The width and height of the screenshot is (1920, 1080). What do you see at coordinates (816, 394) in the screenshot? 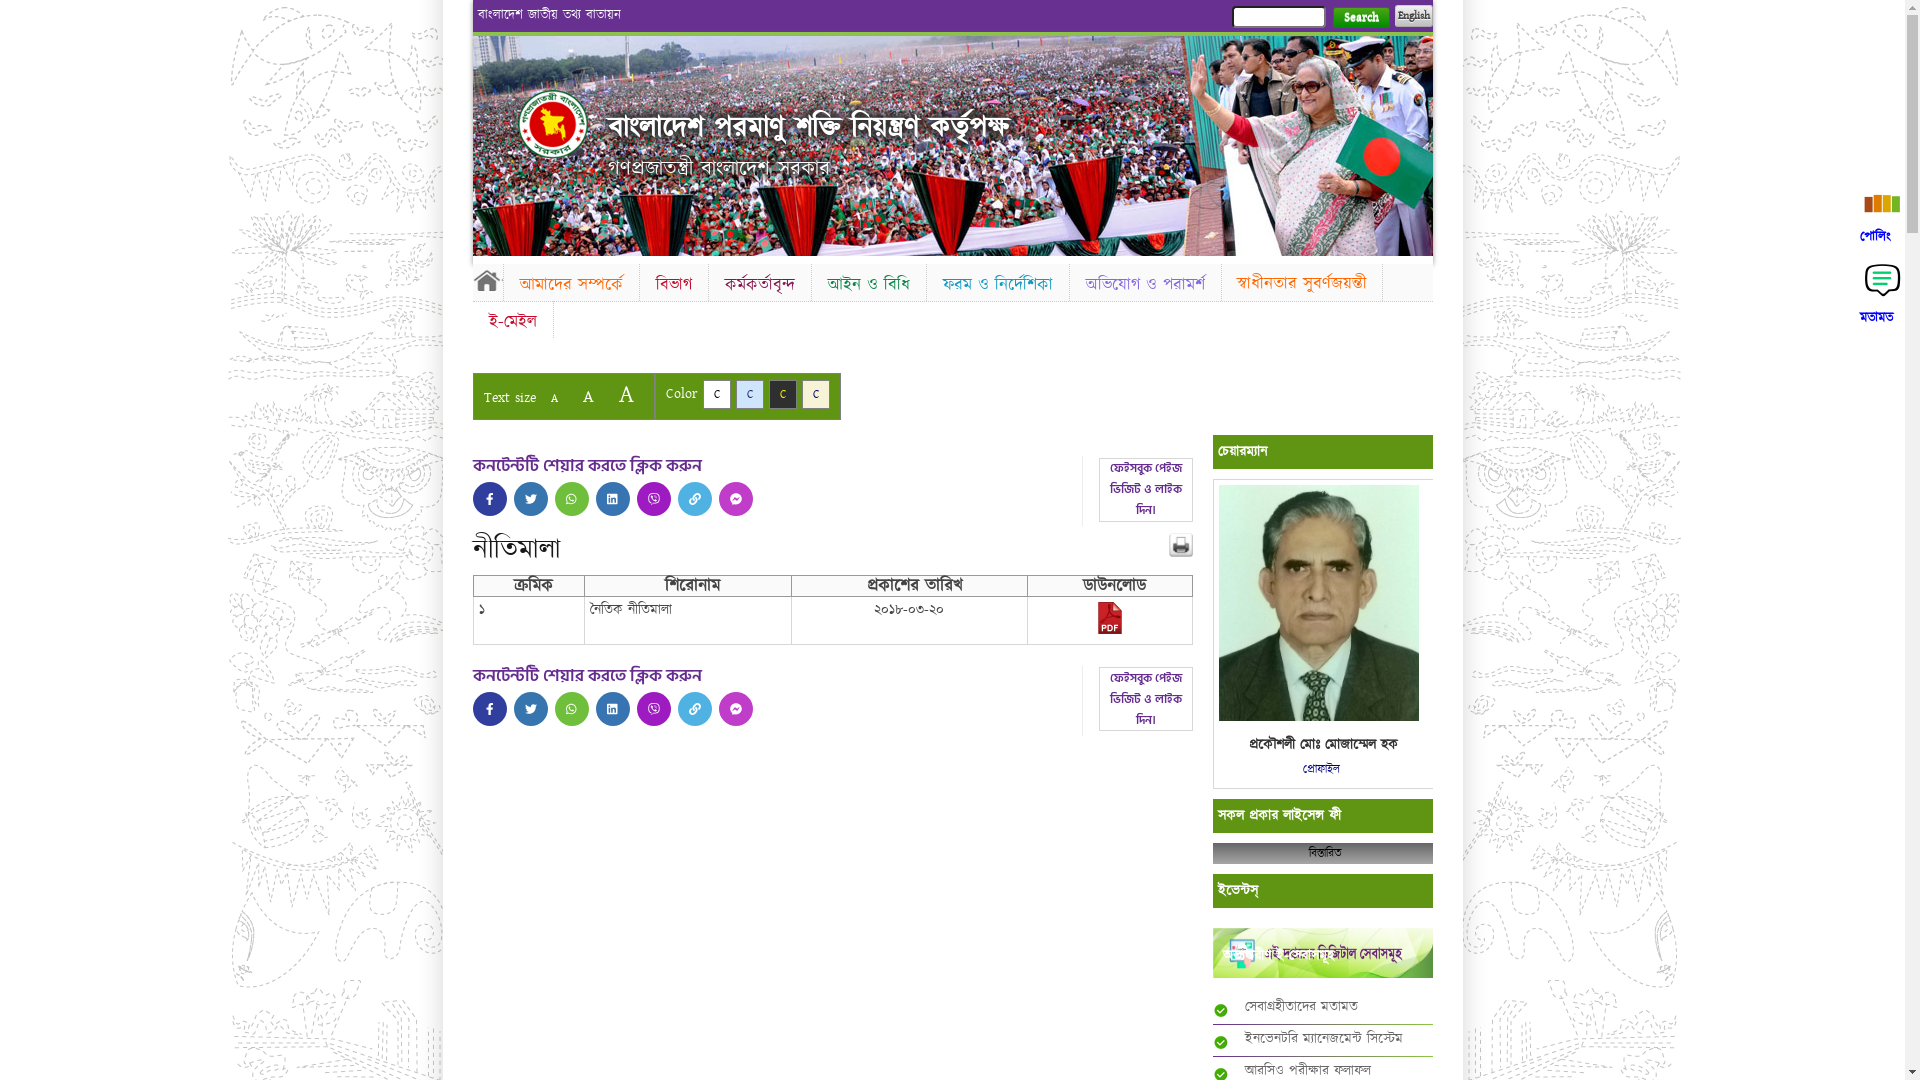
I see `'C'` at bounding box center [816, 394].